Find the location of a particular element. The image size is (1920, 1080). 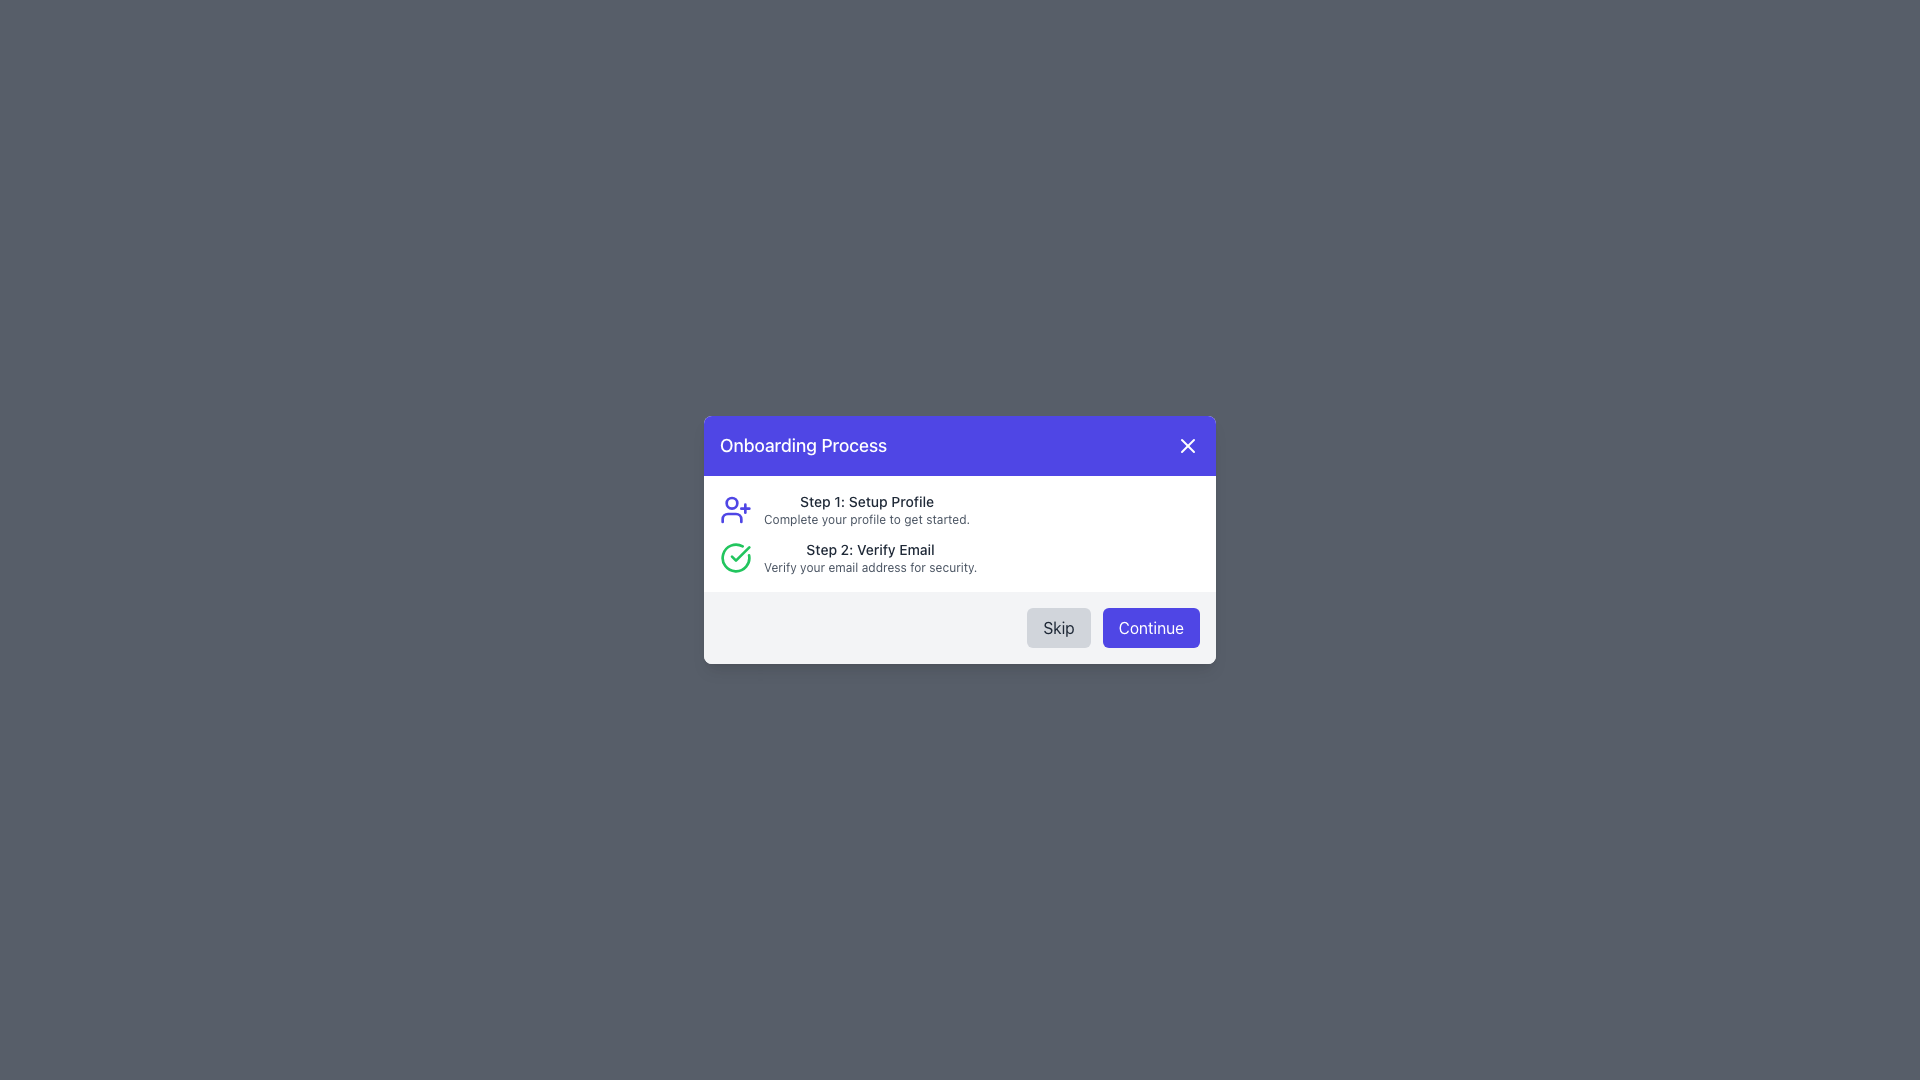

the close button, which is a minimalist icon with a white 'X' in a purple square, located in the top-right corner of the dialog header for 'Onboarding Process' is located at coordinates (1188, 445).